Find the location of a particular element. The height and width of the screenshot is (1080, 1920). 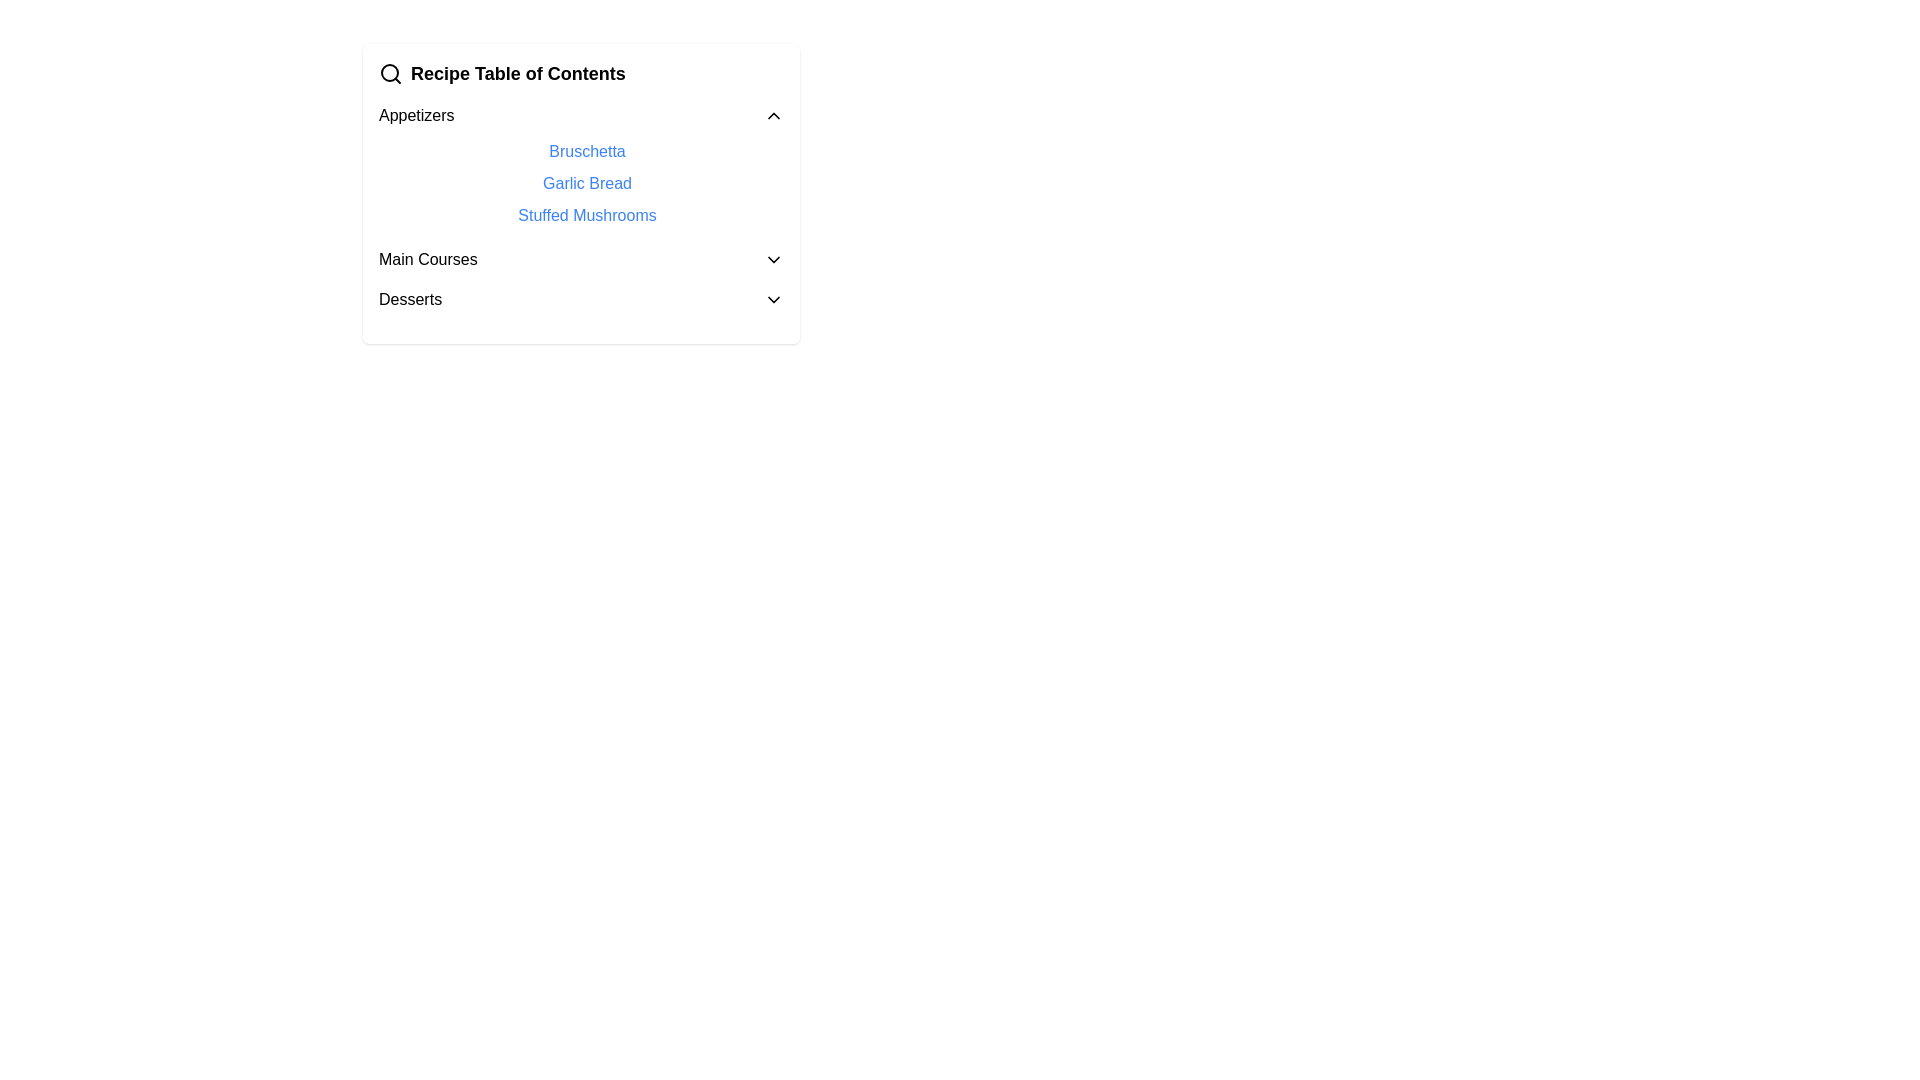

the SVG Icon located on the far left of the 'Recipe Table of Contents' title bar is located at coordinates (390, 72).